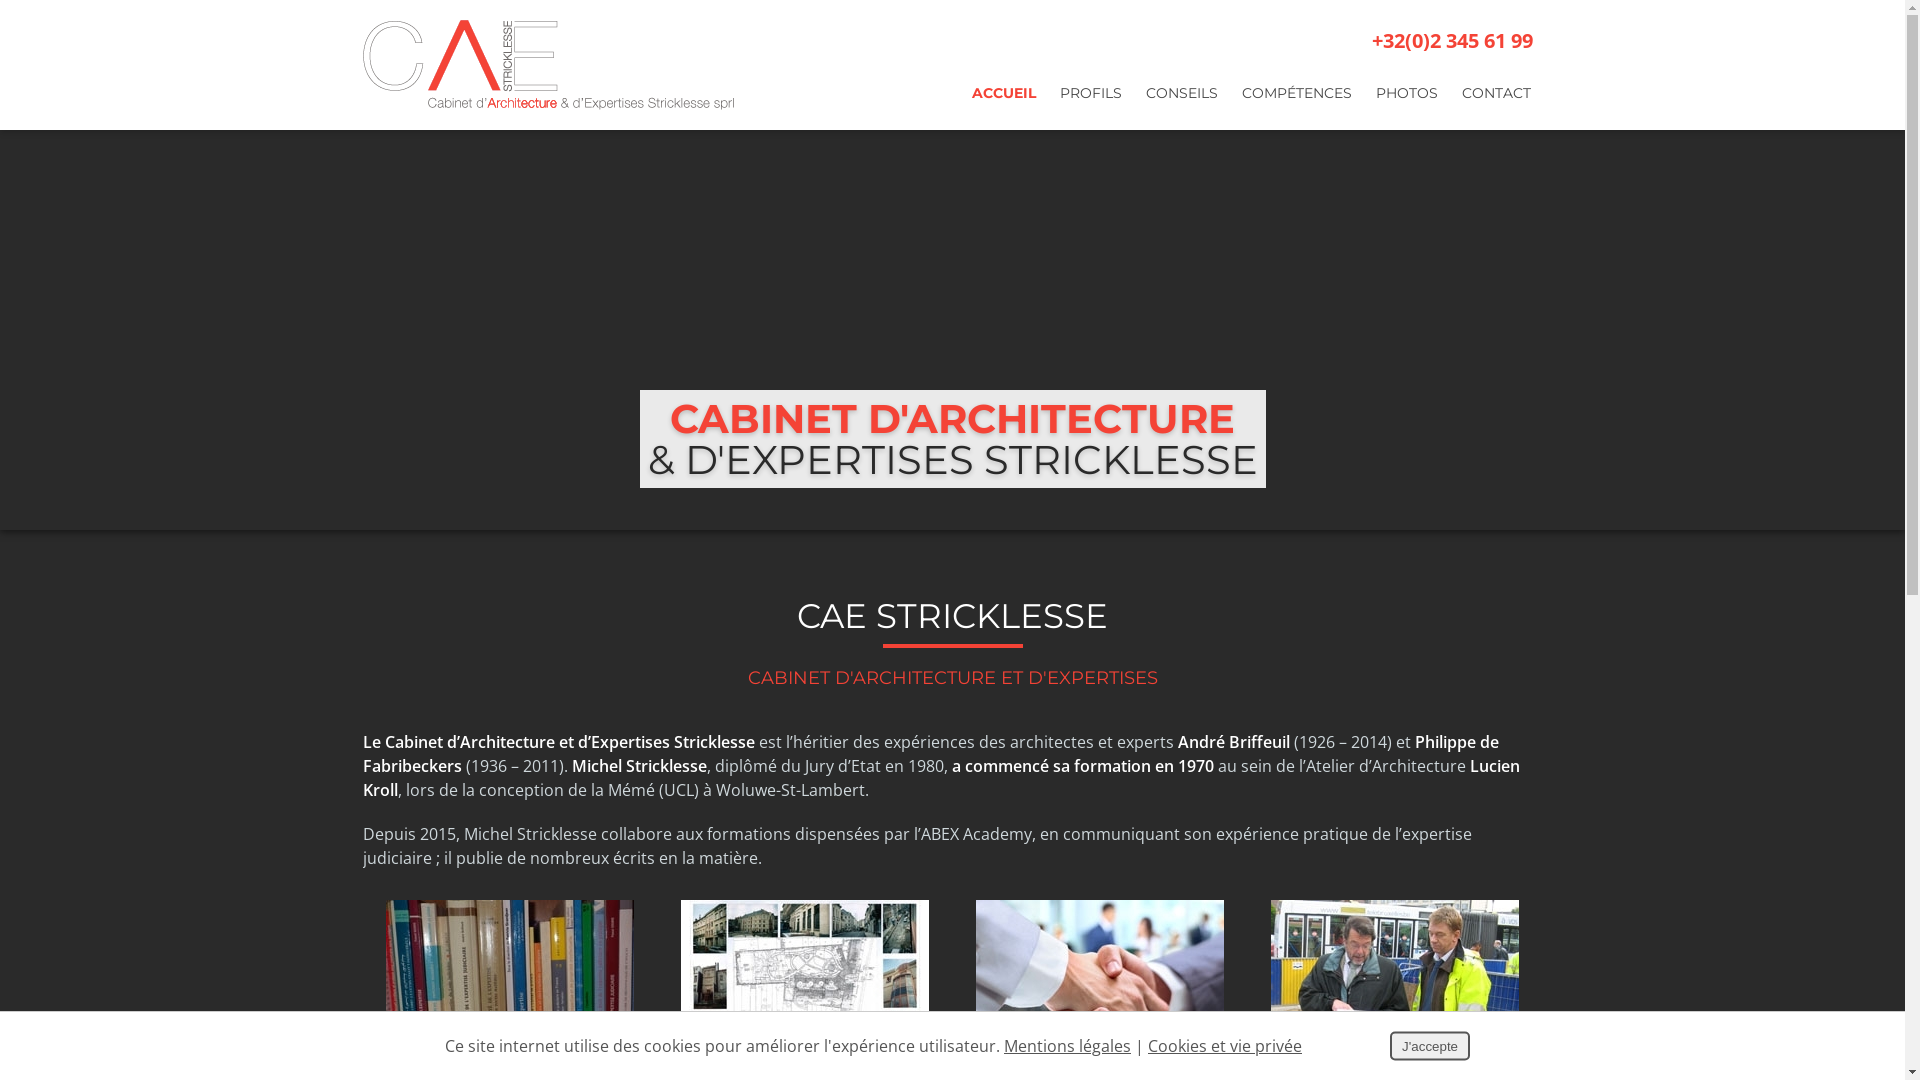 The height and width of the screenshot is (1080, 1920). Describe the element at coordinates (1496, 97) in the screenshot. I see `'CONTACT'` at that location.